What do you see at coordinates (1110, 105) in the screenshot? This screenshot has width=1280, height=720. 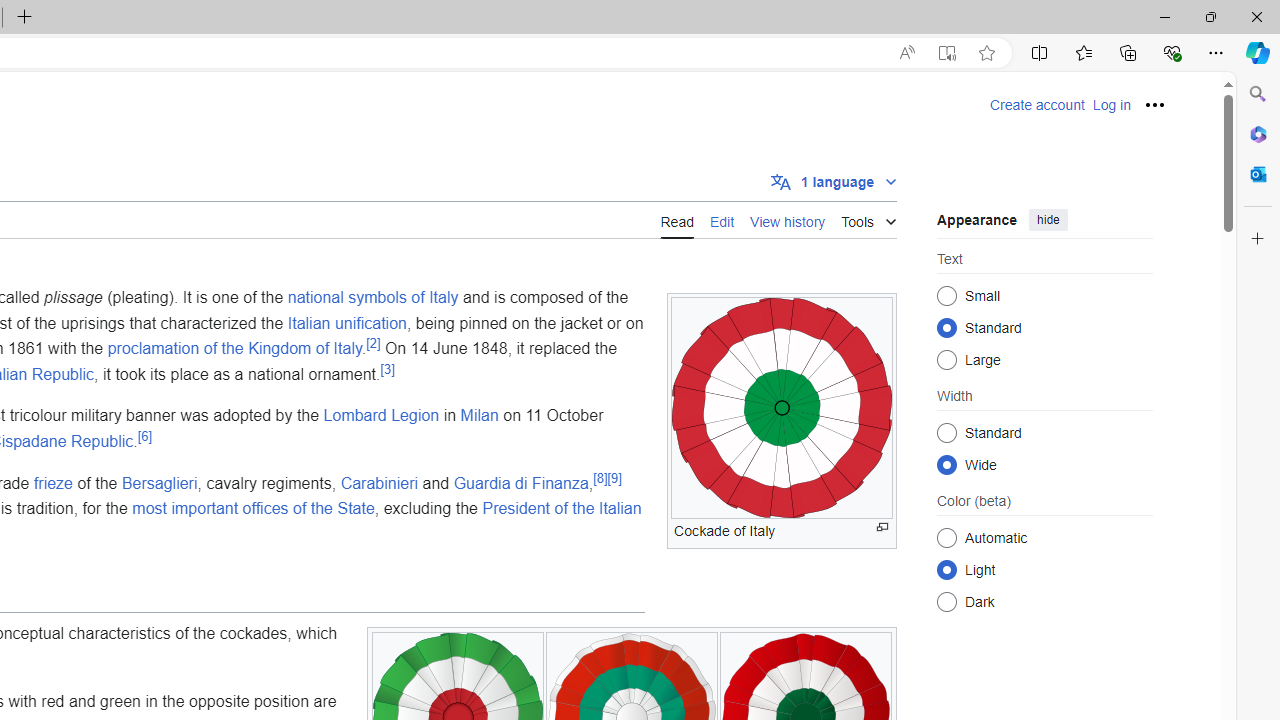 I see `'Log in'` at bounding box center [1110, 105].